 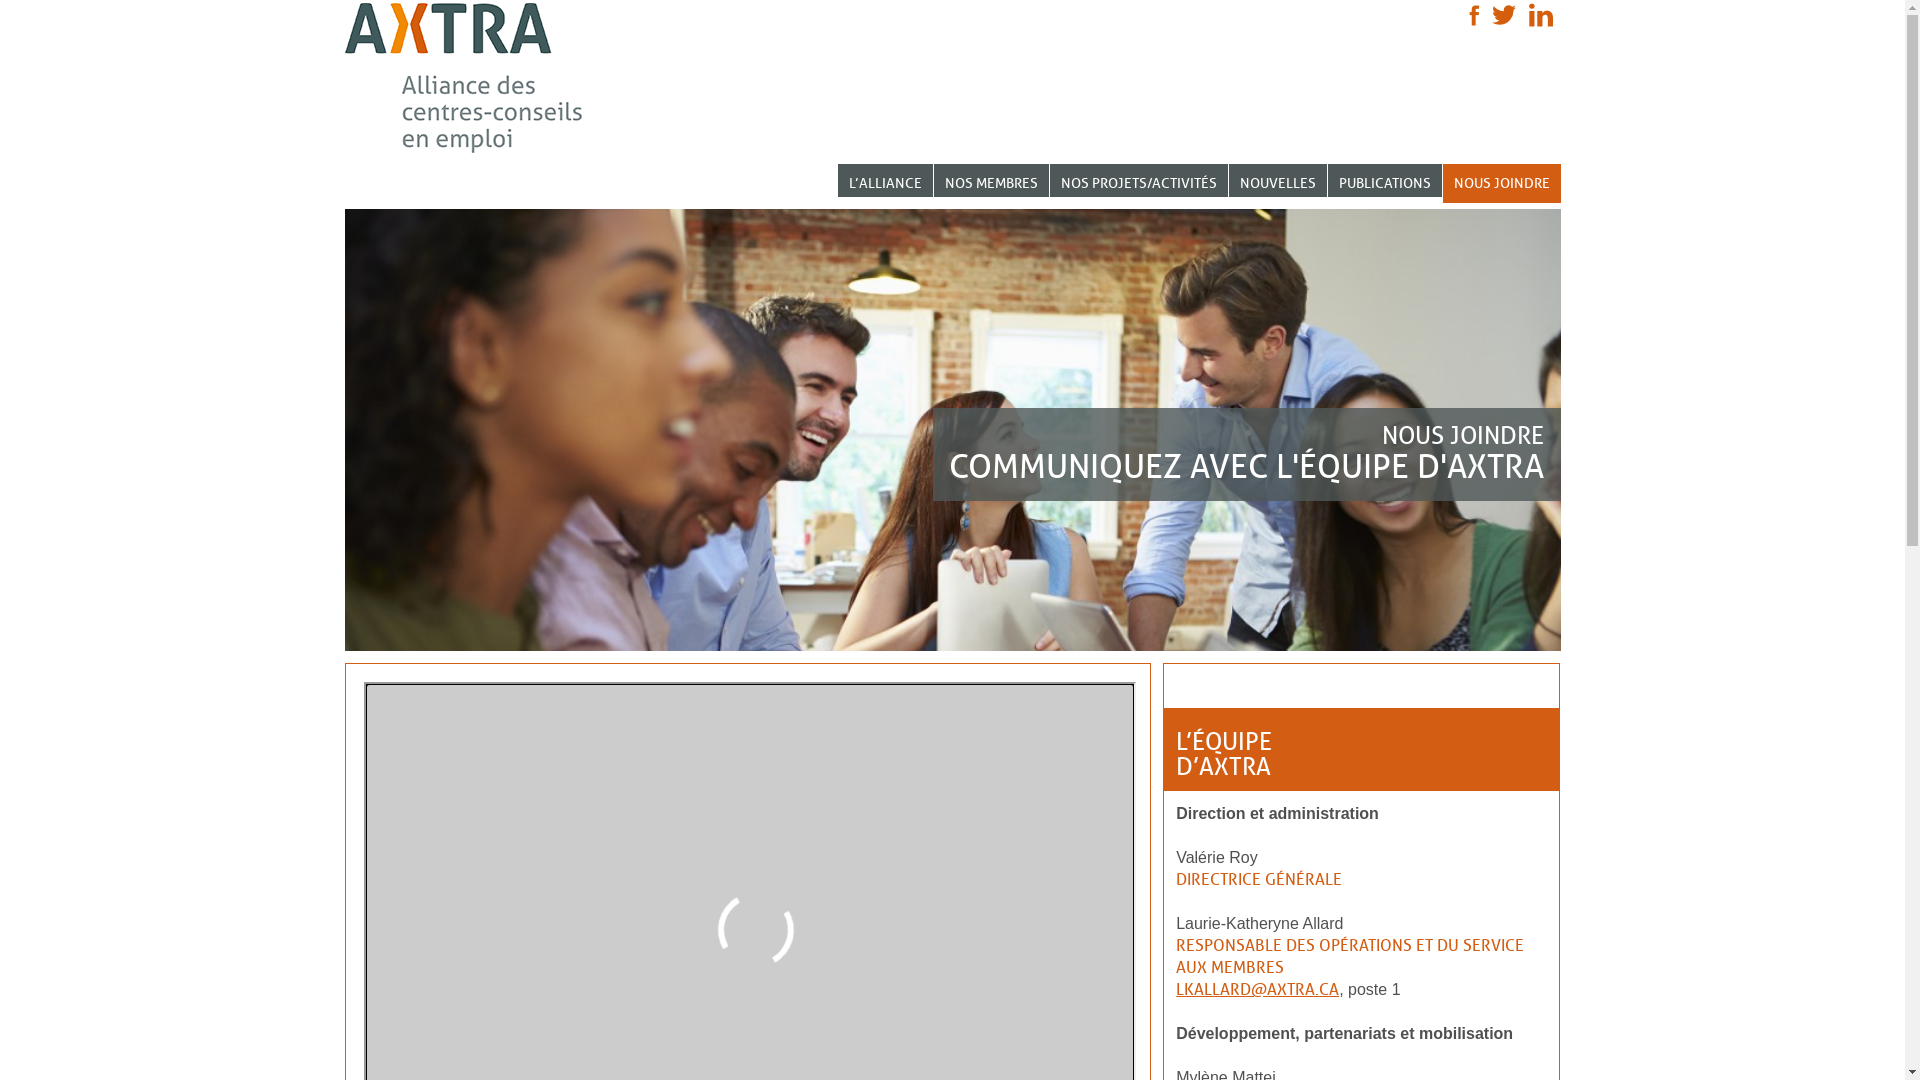 What do you see at coordinates (1384, 180) in the screenshot?
I see `'PUBLICATIONS'` at bounding box center [1384, 180].